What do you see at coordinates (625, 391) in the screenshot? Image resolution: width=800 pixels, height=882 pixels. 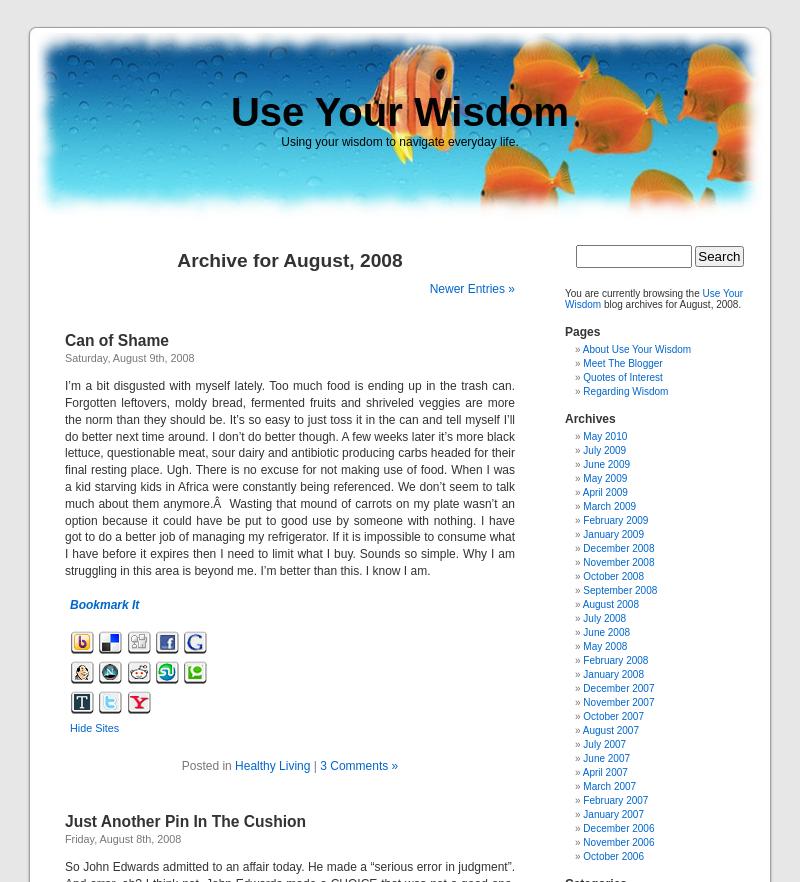 I see `'Regarding Wisdom'` at bounding box center [625, 391].